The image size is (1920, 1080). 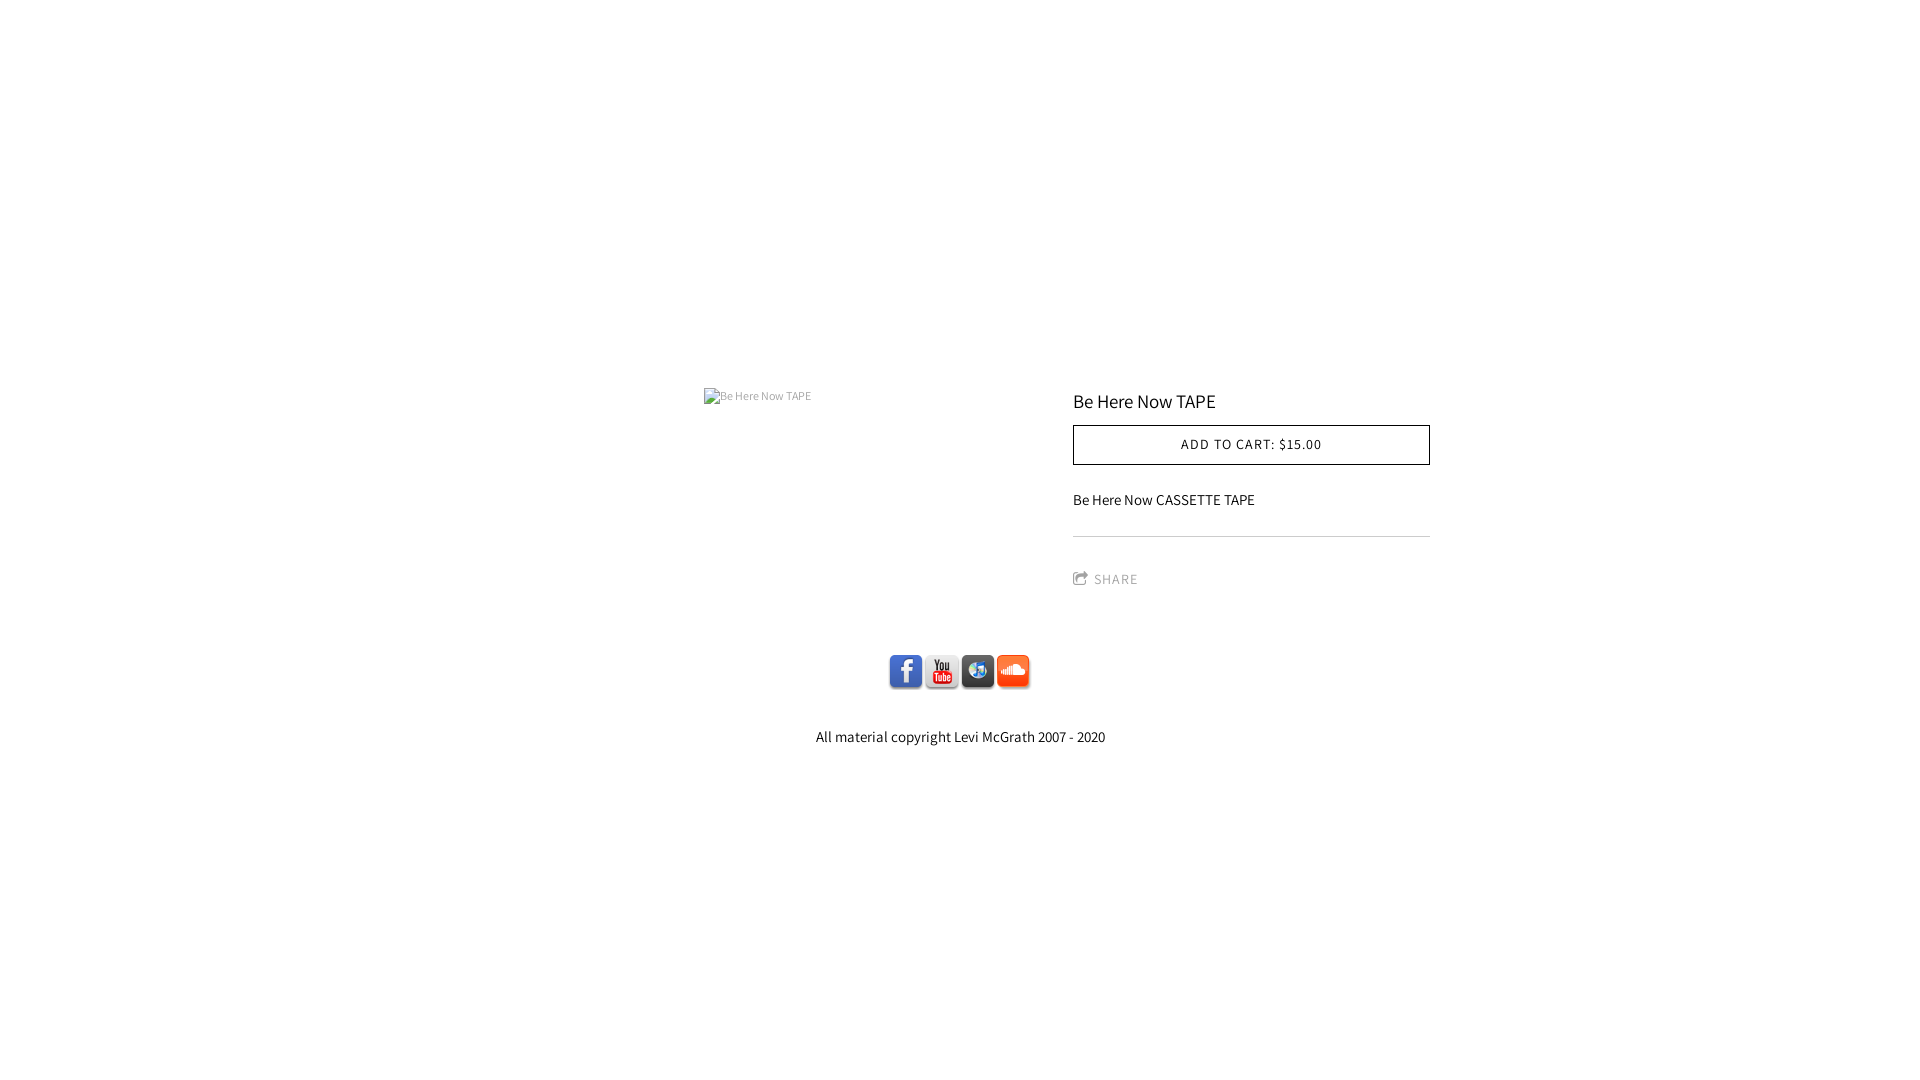 I want to click on 'https://itunes.apple.com/au/artist/levi-mcgrath/id262394655', so click(x=960, y=671).